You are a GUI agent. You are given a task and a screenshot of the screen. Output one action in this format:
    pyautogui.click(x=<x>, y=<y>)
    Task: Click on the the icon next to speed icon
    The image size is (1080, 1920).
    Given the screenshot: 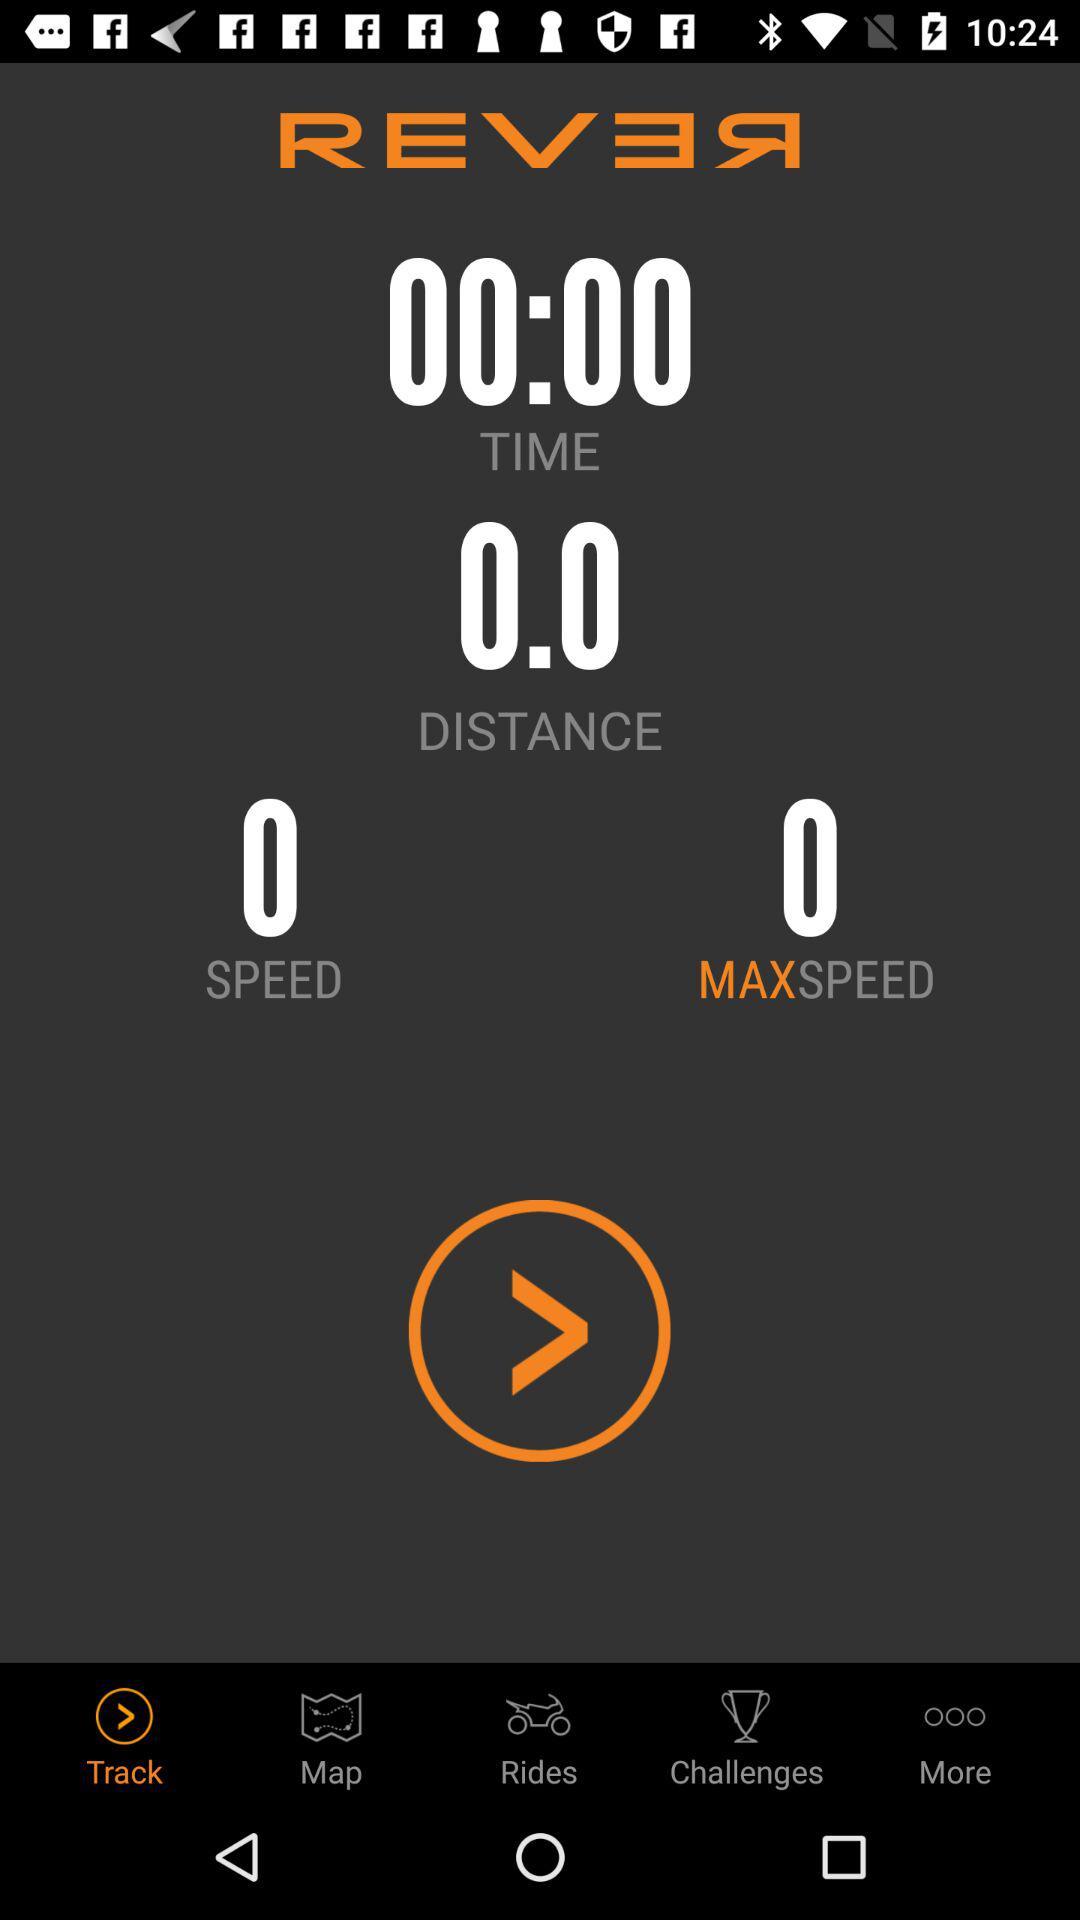 What is the action you would take?
    pyautogui.click(x=747, y=977)
    